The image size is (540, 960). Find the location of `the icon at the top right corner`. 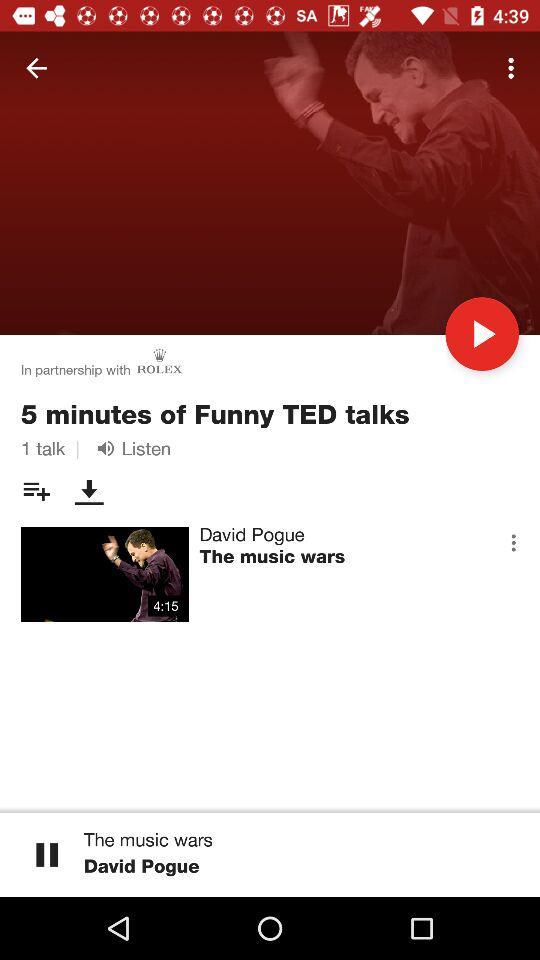

the icon at the top right corner is located at coordinates (513, 68).